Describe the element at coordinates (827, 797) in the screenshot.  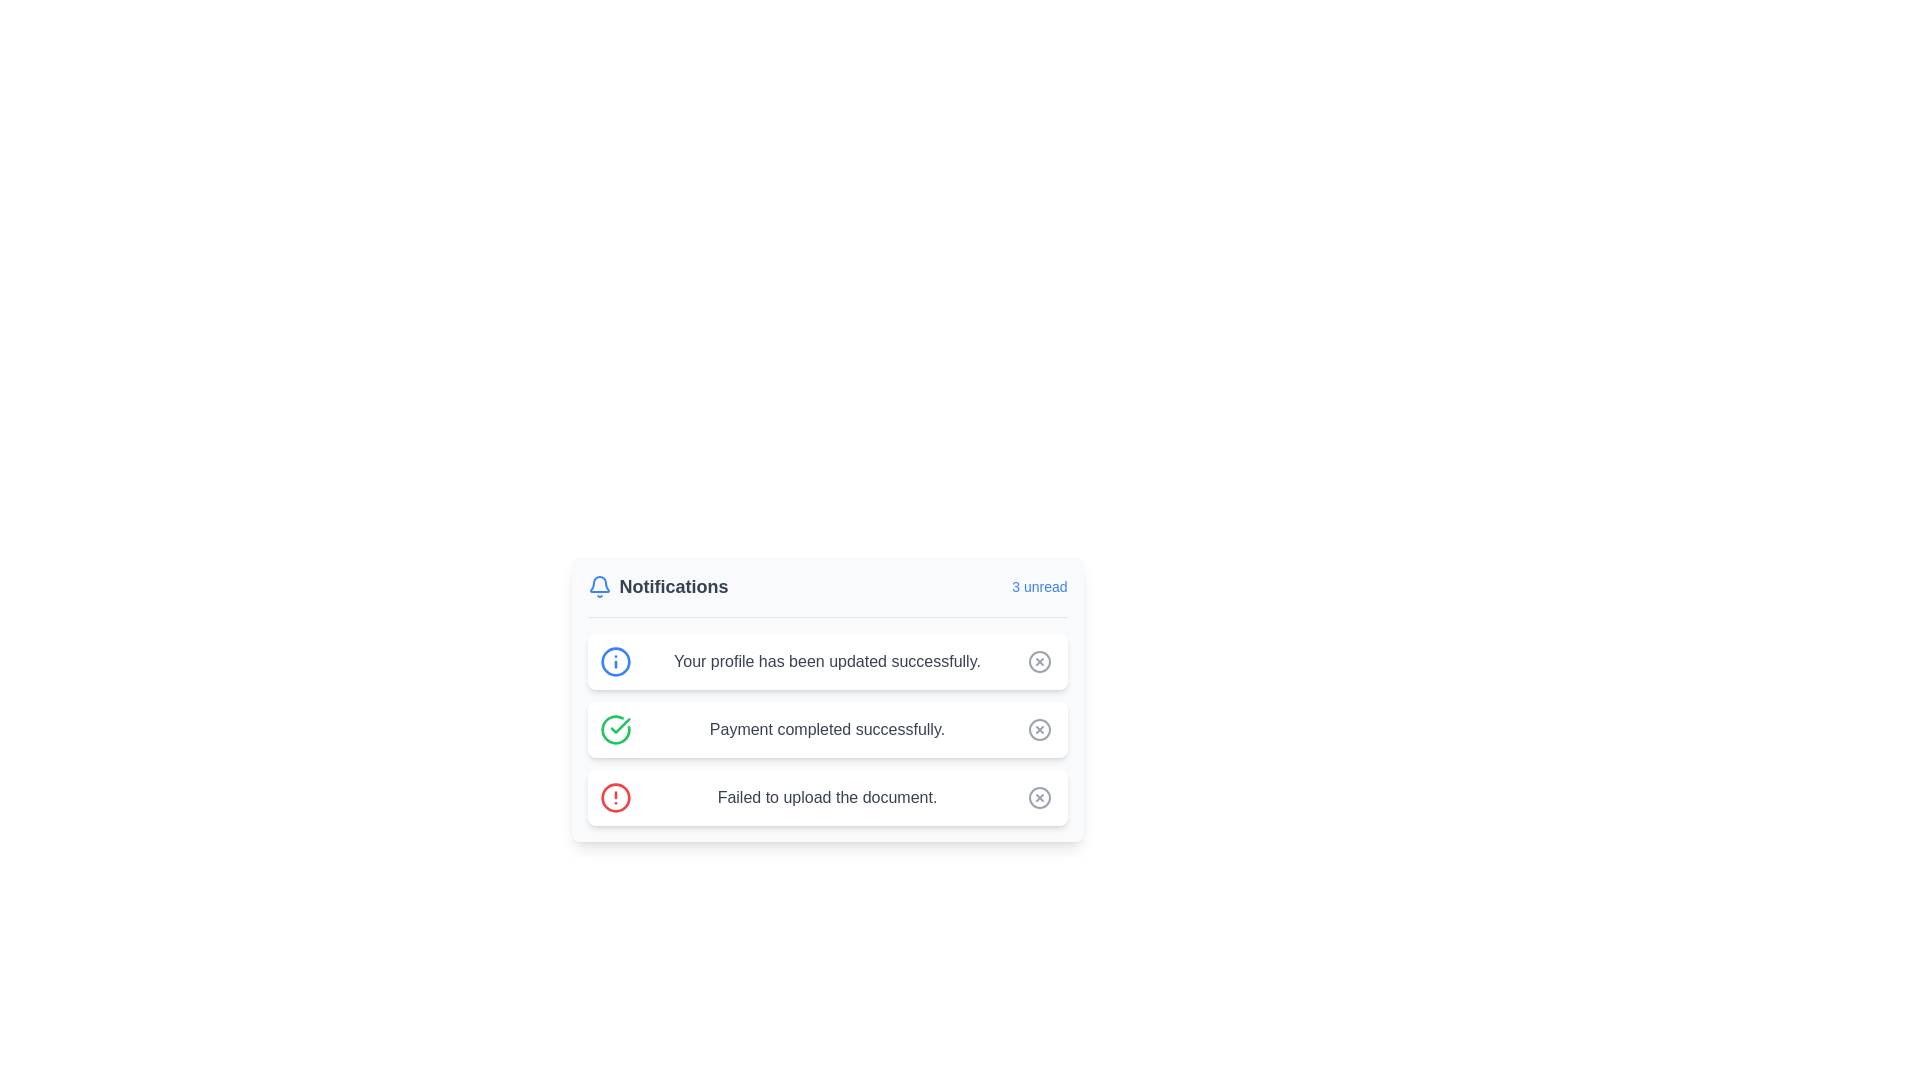
I see `text element that displays 'Failed to upload the document.' located in the notification list, which is styled with dark gray text on a white background` at that location.